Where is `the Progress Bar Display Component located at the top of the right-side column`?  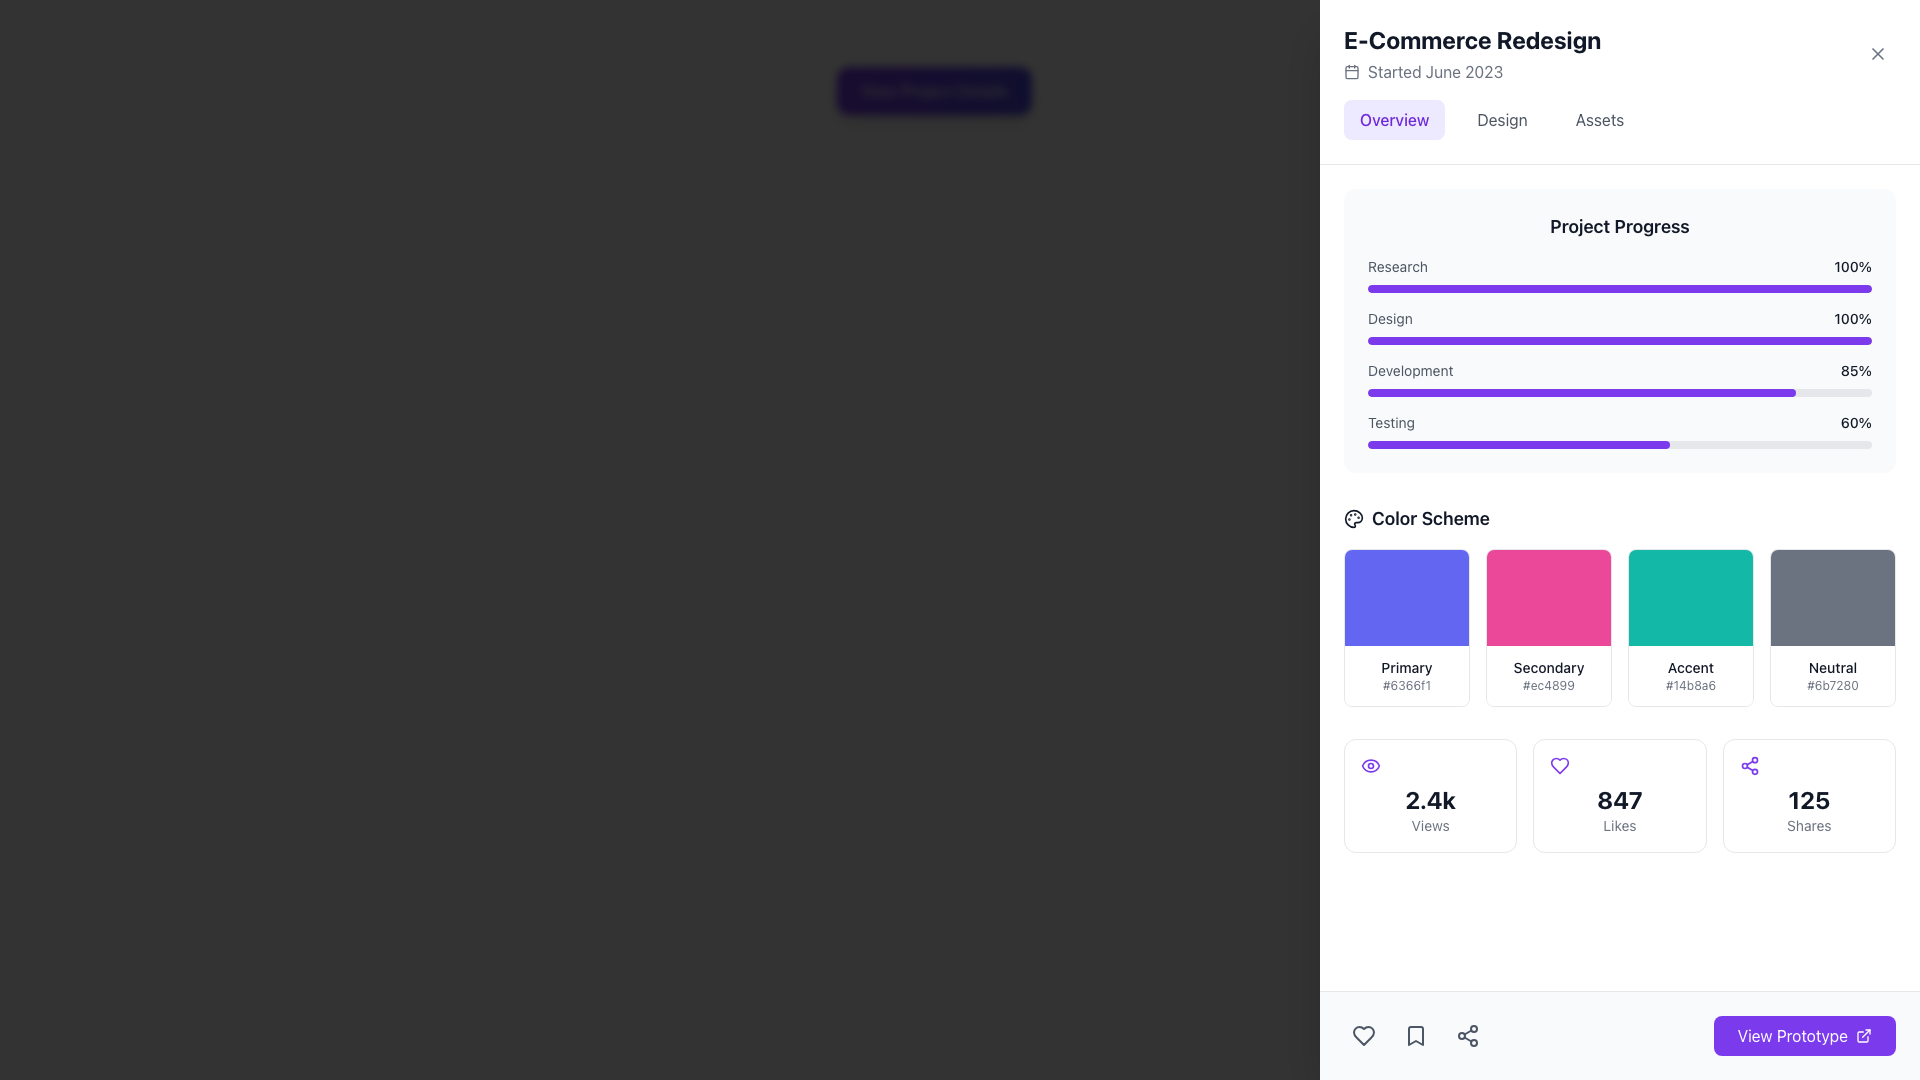
the Progress Bar Display Component located at the top of the right-side column is located at coordinates (1620, 330).